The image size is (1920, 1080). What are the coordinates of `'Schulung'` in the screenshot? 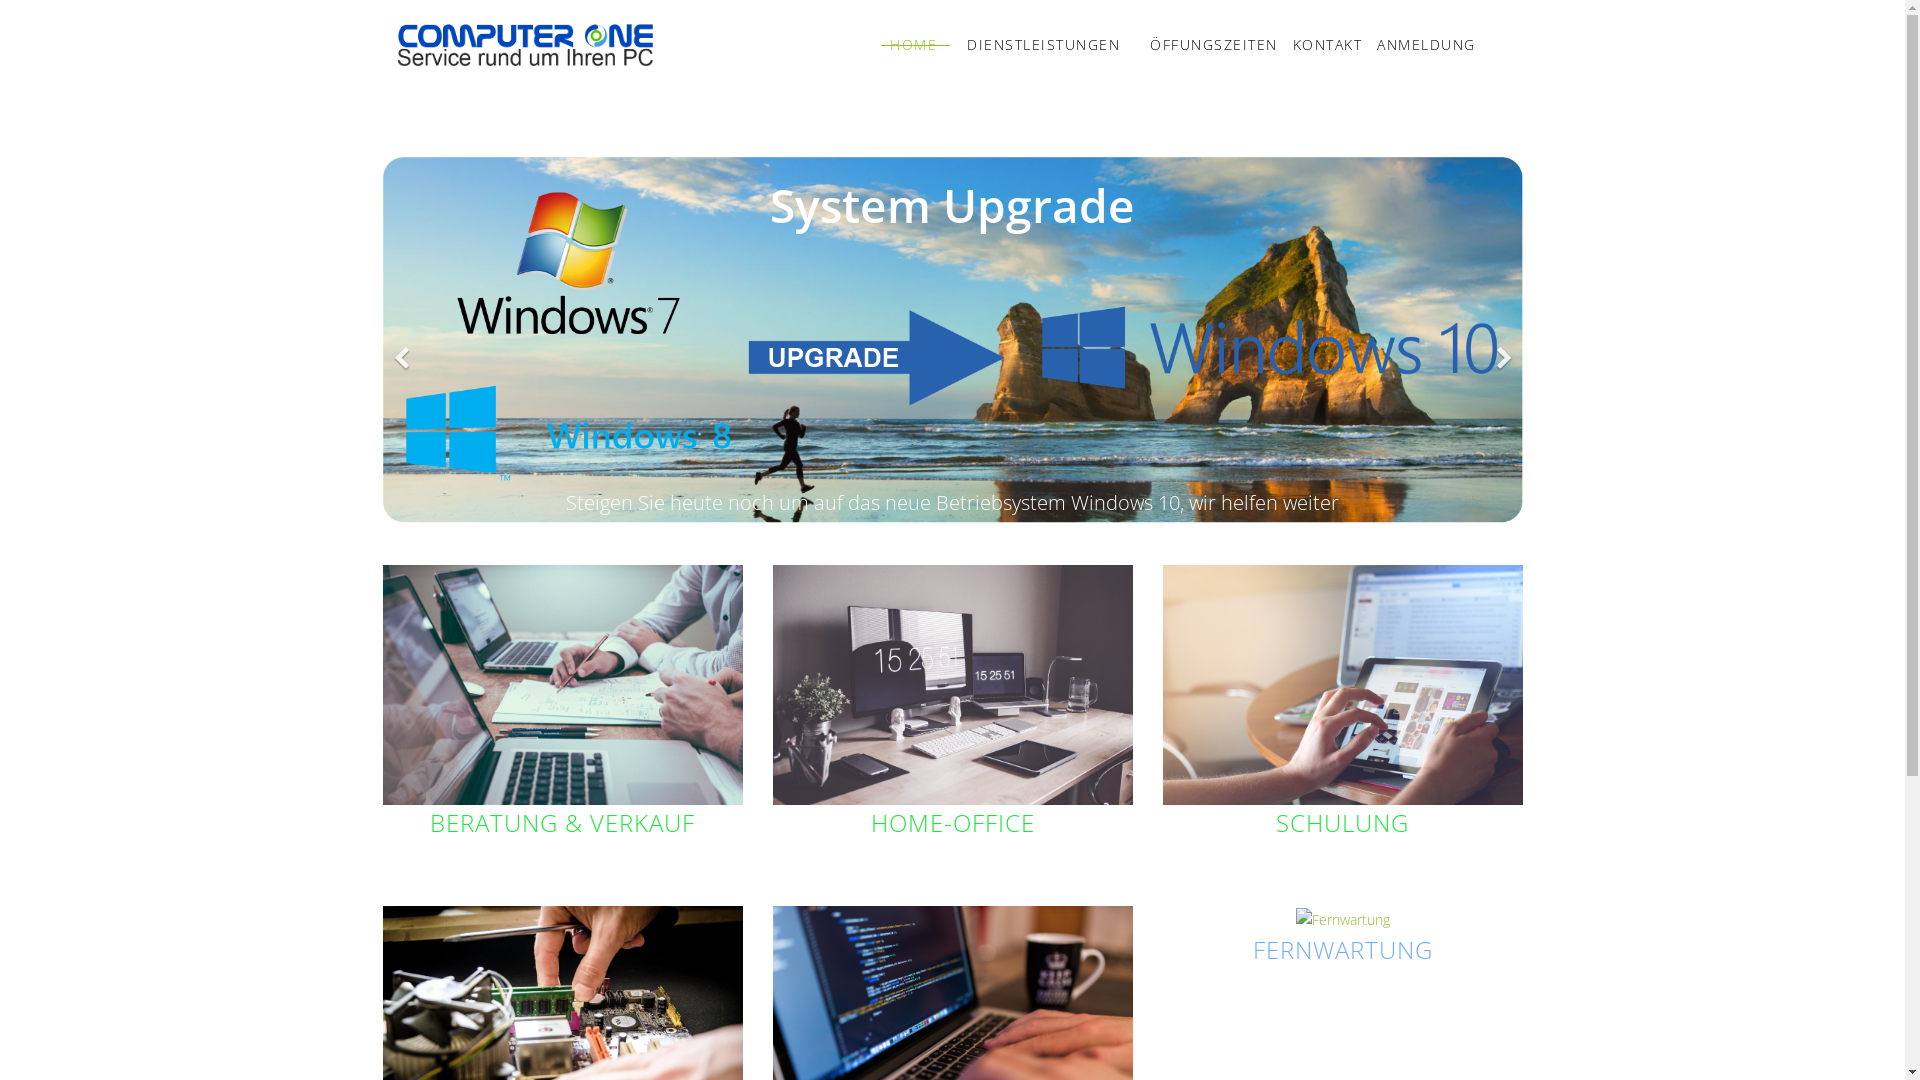 It's located at (1161, 684).